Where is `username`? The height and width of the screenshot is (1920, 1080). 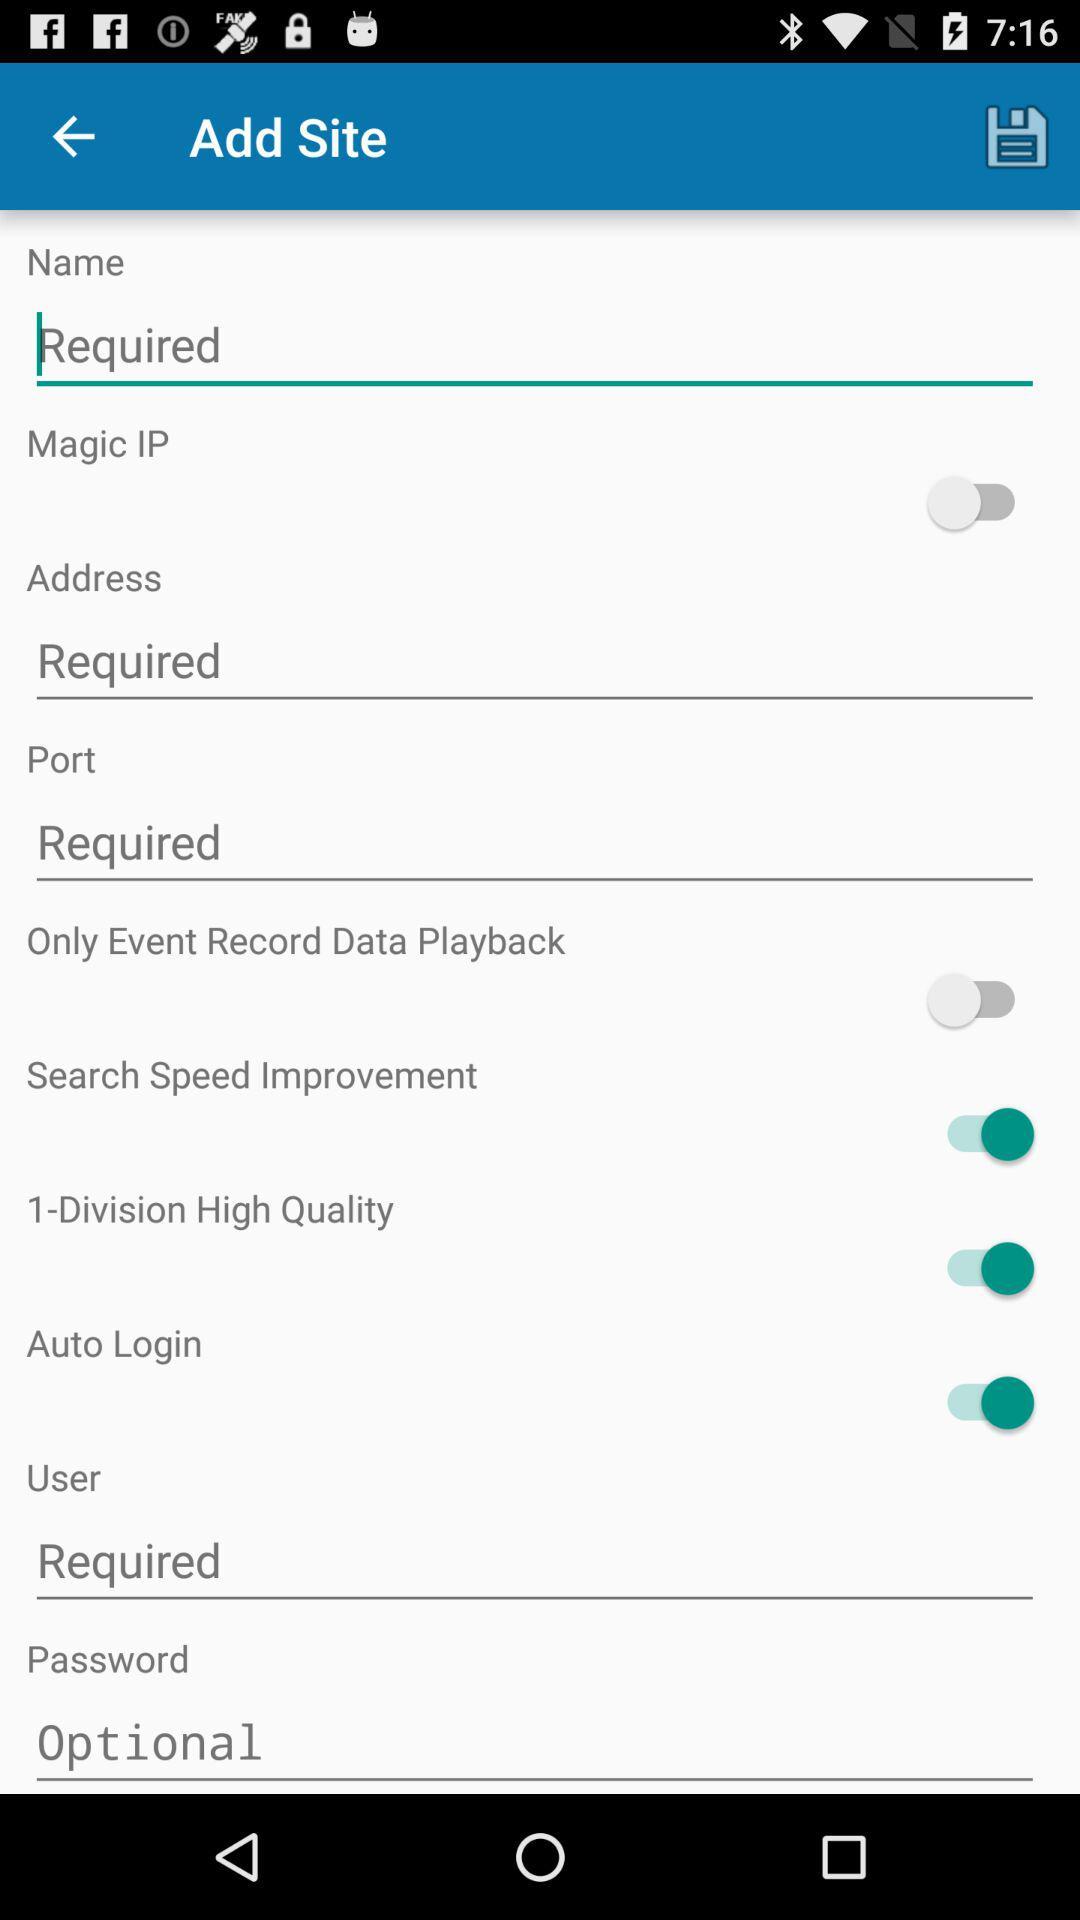 username is located at coordinates (533, 1559).